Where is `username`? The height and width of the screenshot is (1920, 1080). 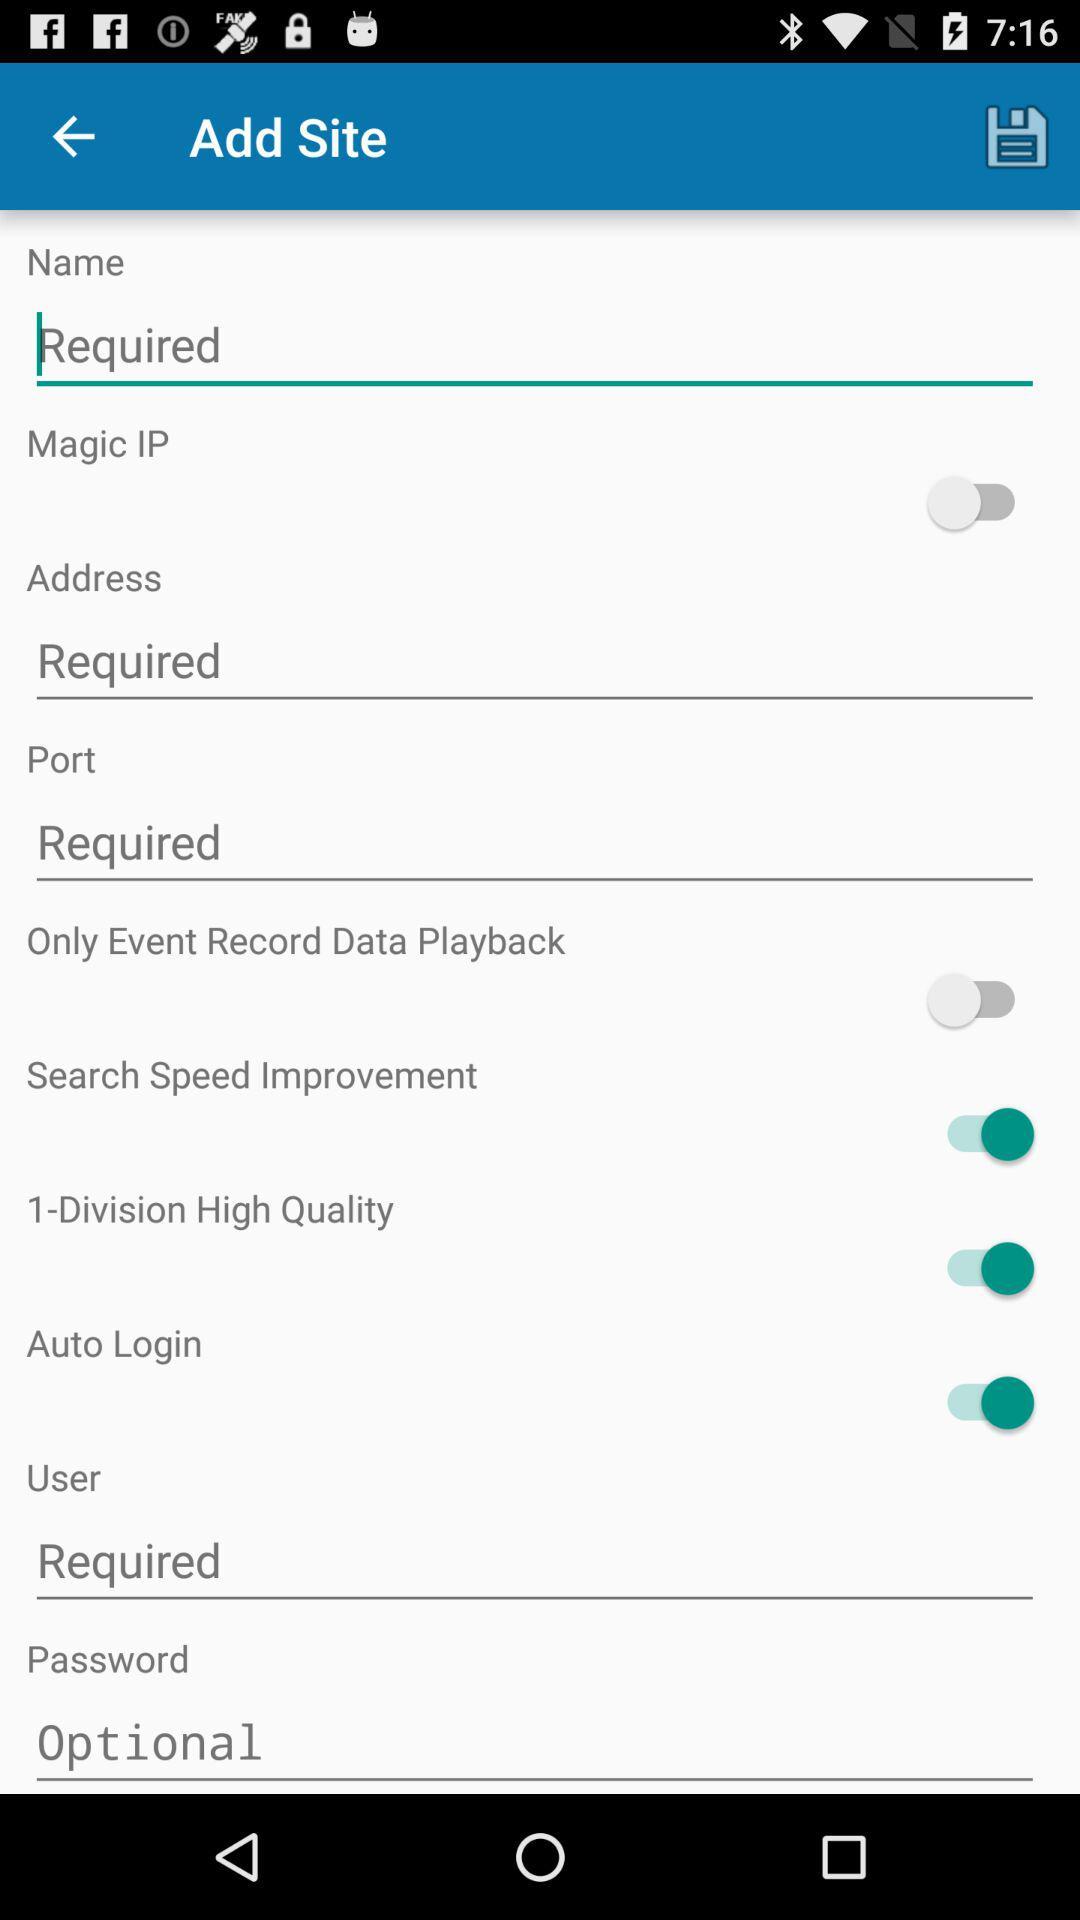 username is located at coordinates (533, 1559).